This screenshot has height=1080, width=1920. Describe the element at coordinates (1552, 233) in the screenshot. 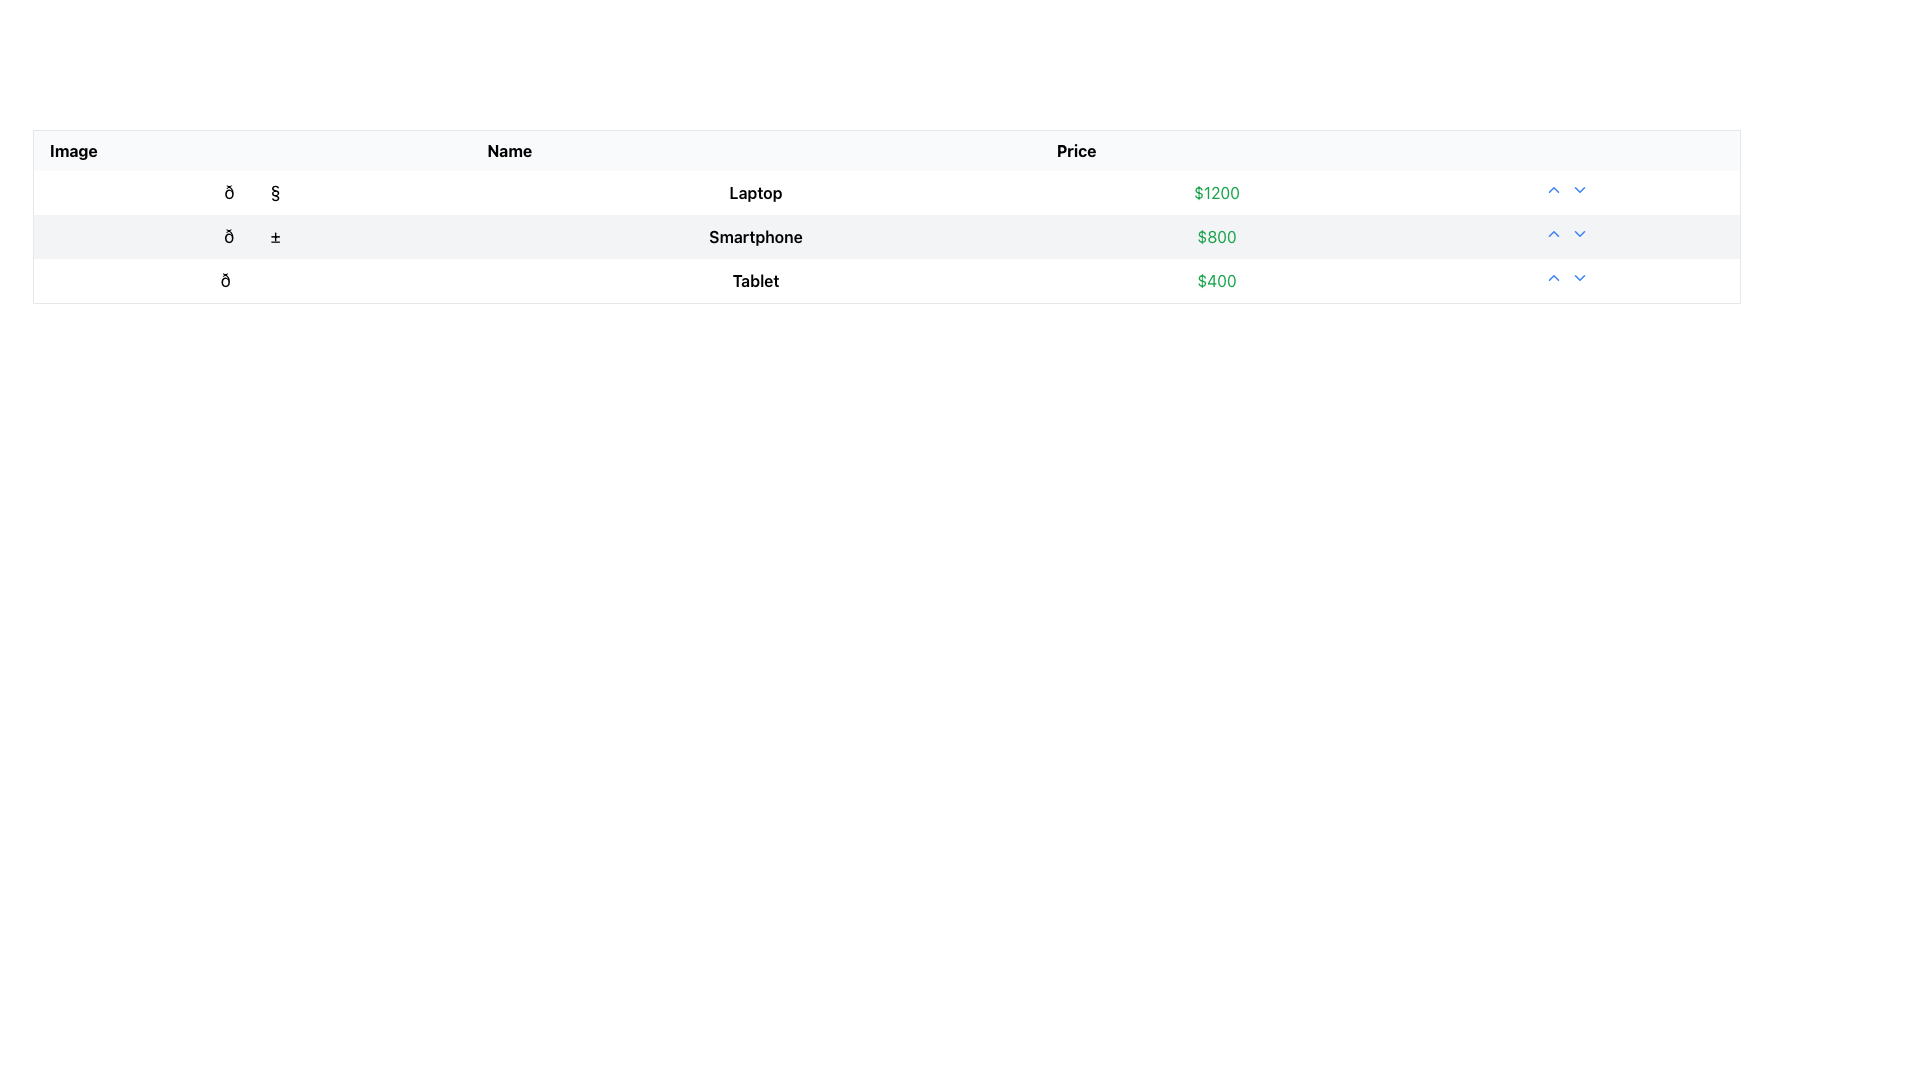

I see `the chevron icon located in the second row of the tabular layout, positioned in the rightmost part of its row` at that location.